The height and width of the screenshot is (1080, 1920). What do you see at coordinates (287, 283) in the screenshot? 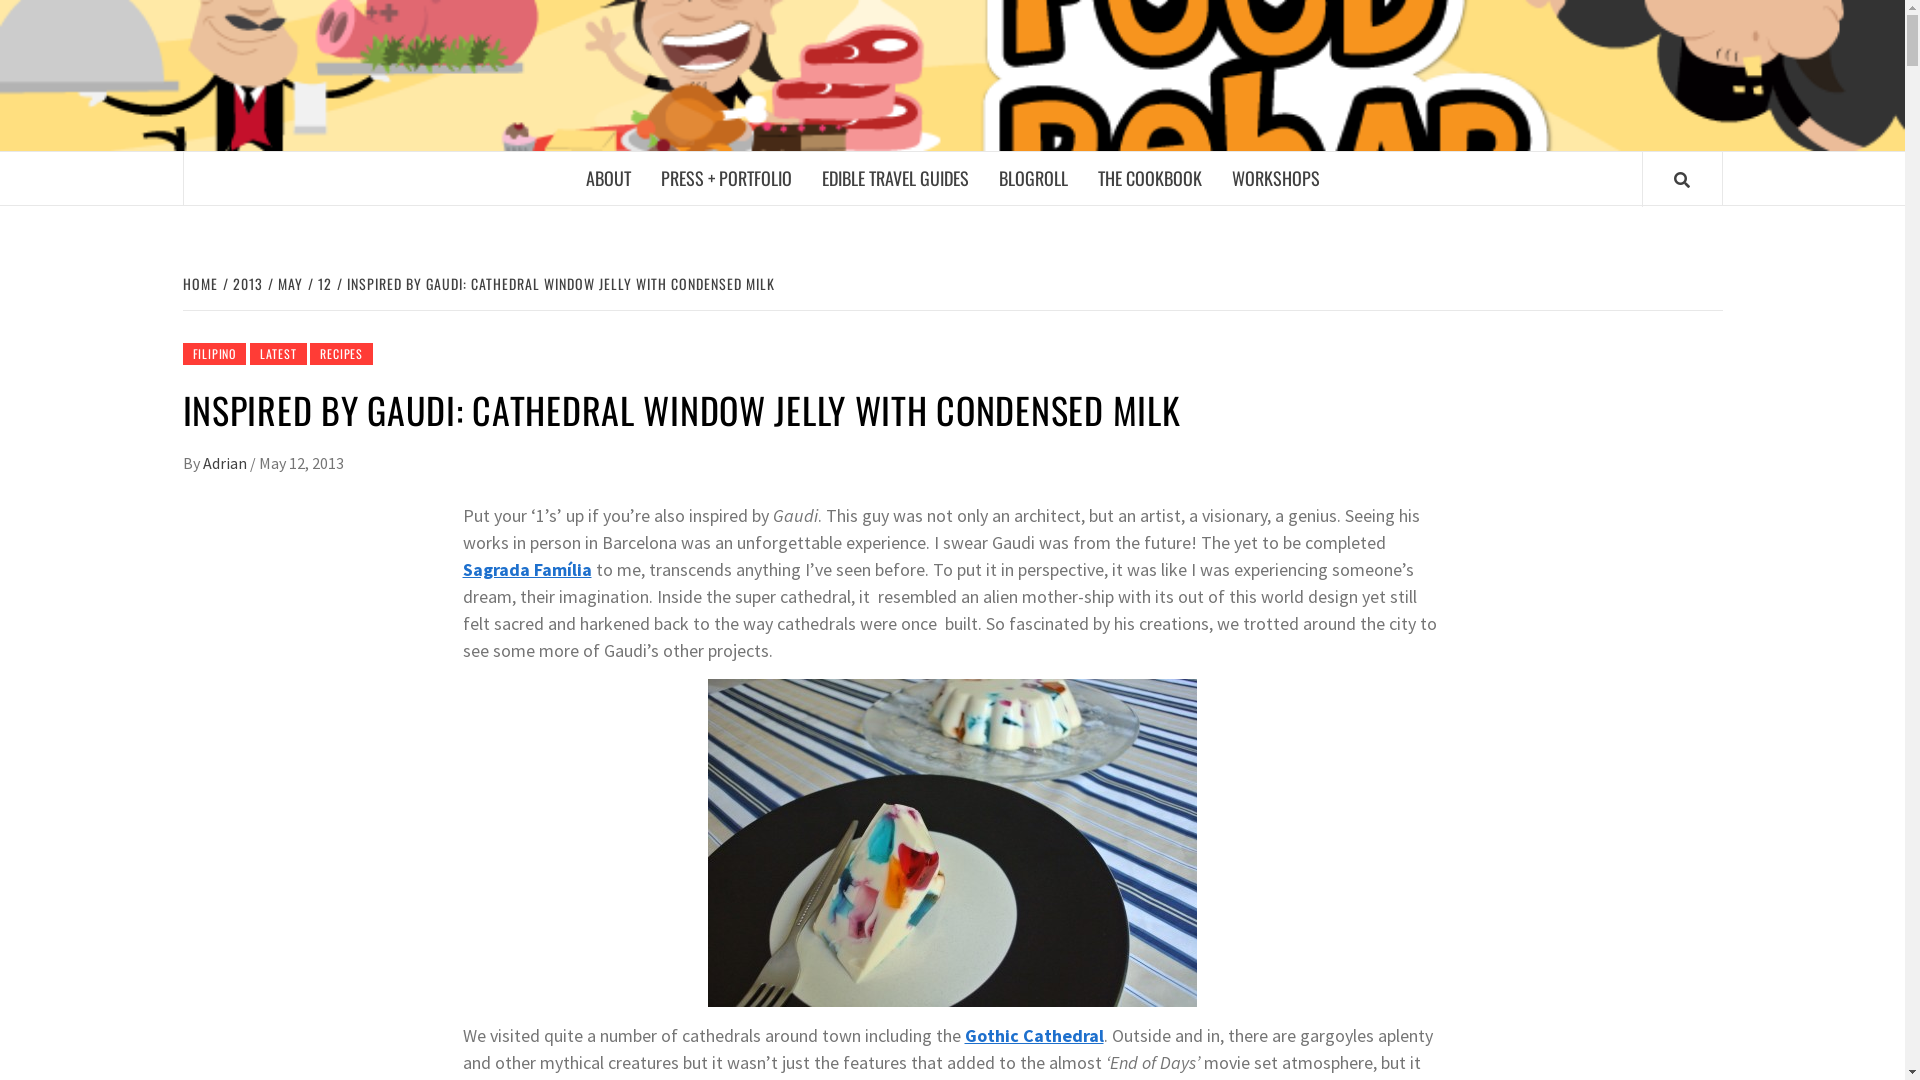
I see `'MAY'` at bounding box center [287, 283].